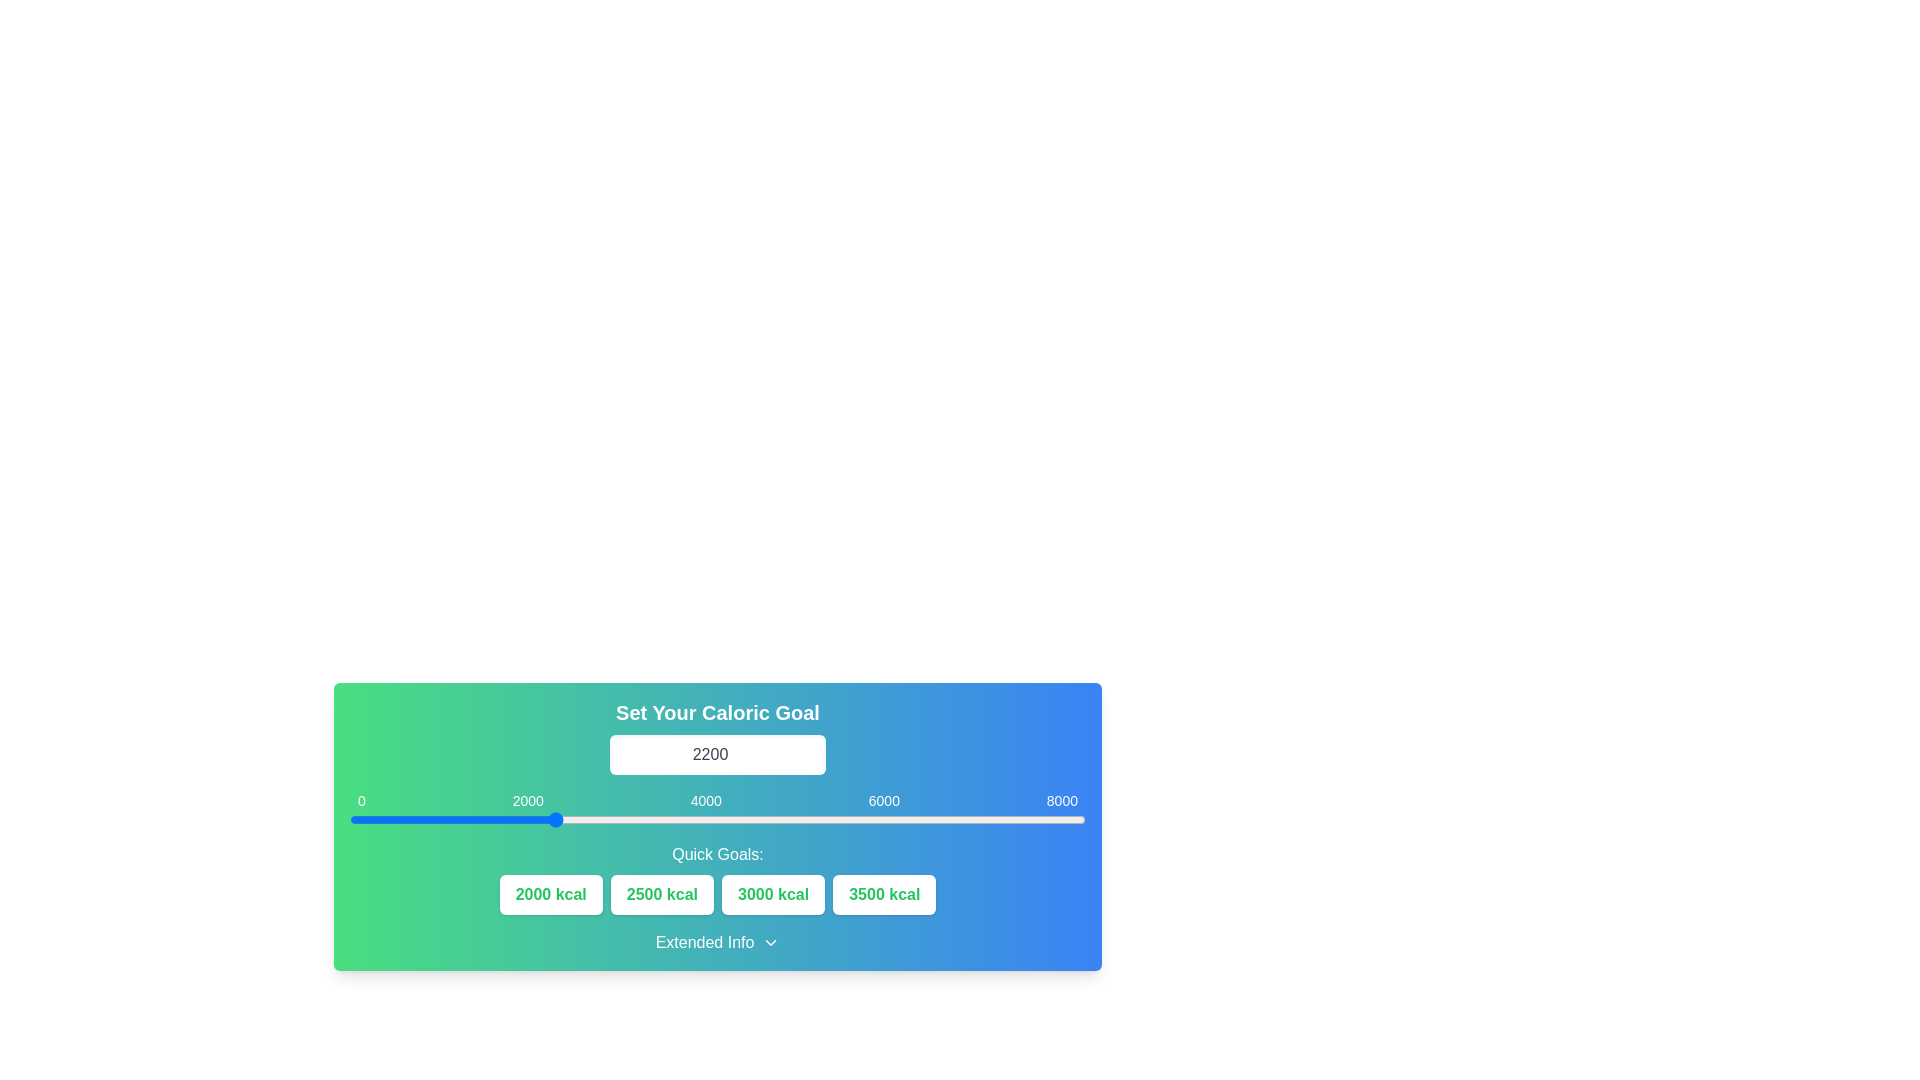 Image resolution: width=1920 pixels, height=1080 pixels. I want to click on the numerical scale displaying values 0, 2000, 4000, 6000, and 8000, which is positioned above the slider control and below the title 'Set Your Caloric Goal.', so click(718, 800).